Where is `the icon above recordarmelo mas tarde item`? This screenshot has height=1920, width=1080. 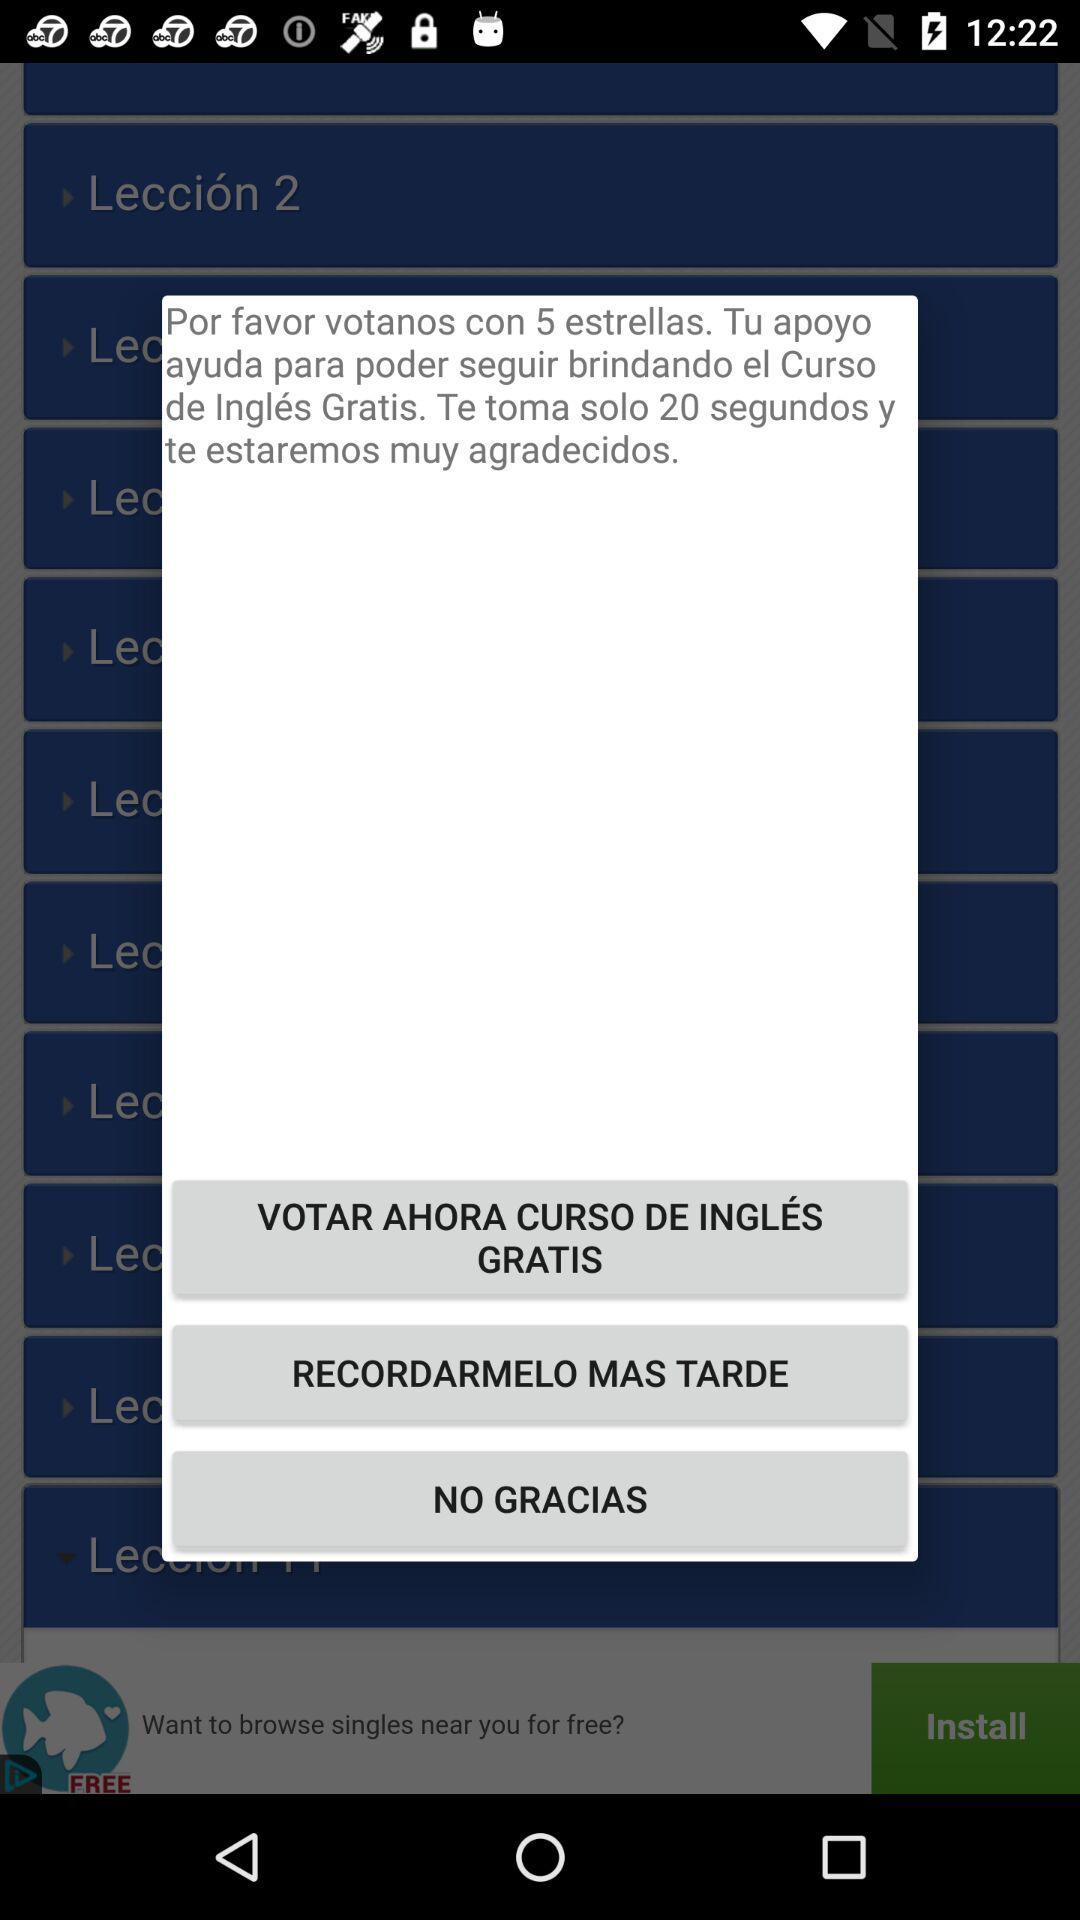
the icon above recordarmelo mas tarde item is located at coordinates (540, 1236).